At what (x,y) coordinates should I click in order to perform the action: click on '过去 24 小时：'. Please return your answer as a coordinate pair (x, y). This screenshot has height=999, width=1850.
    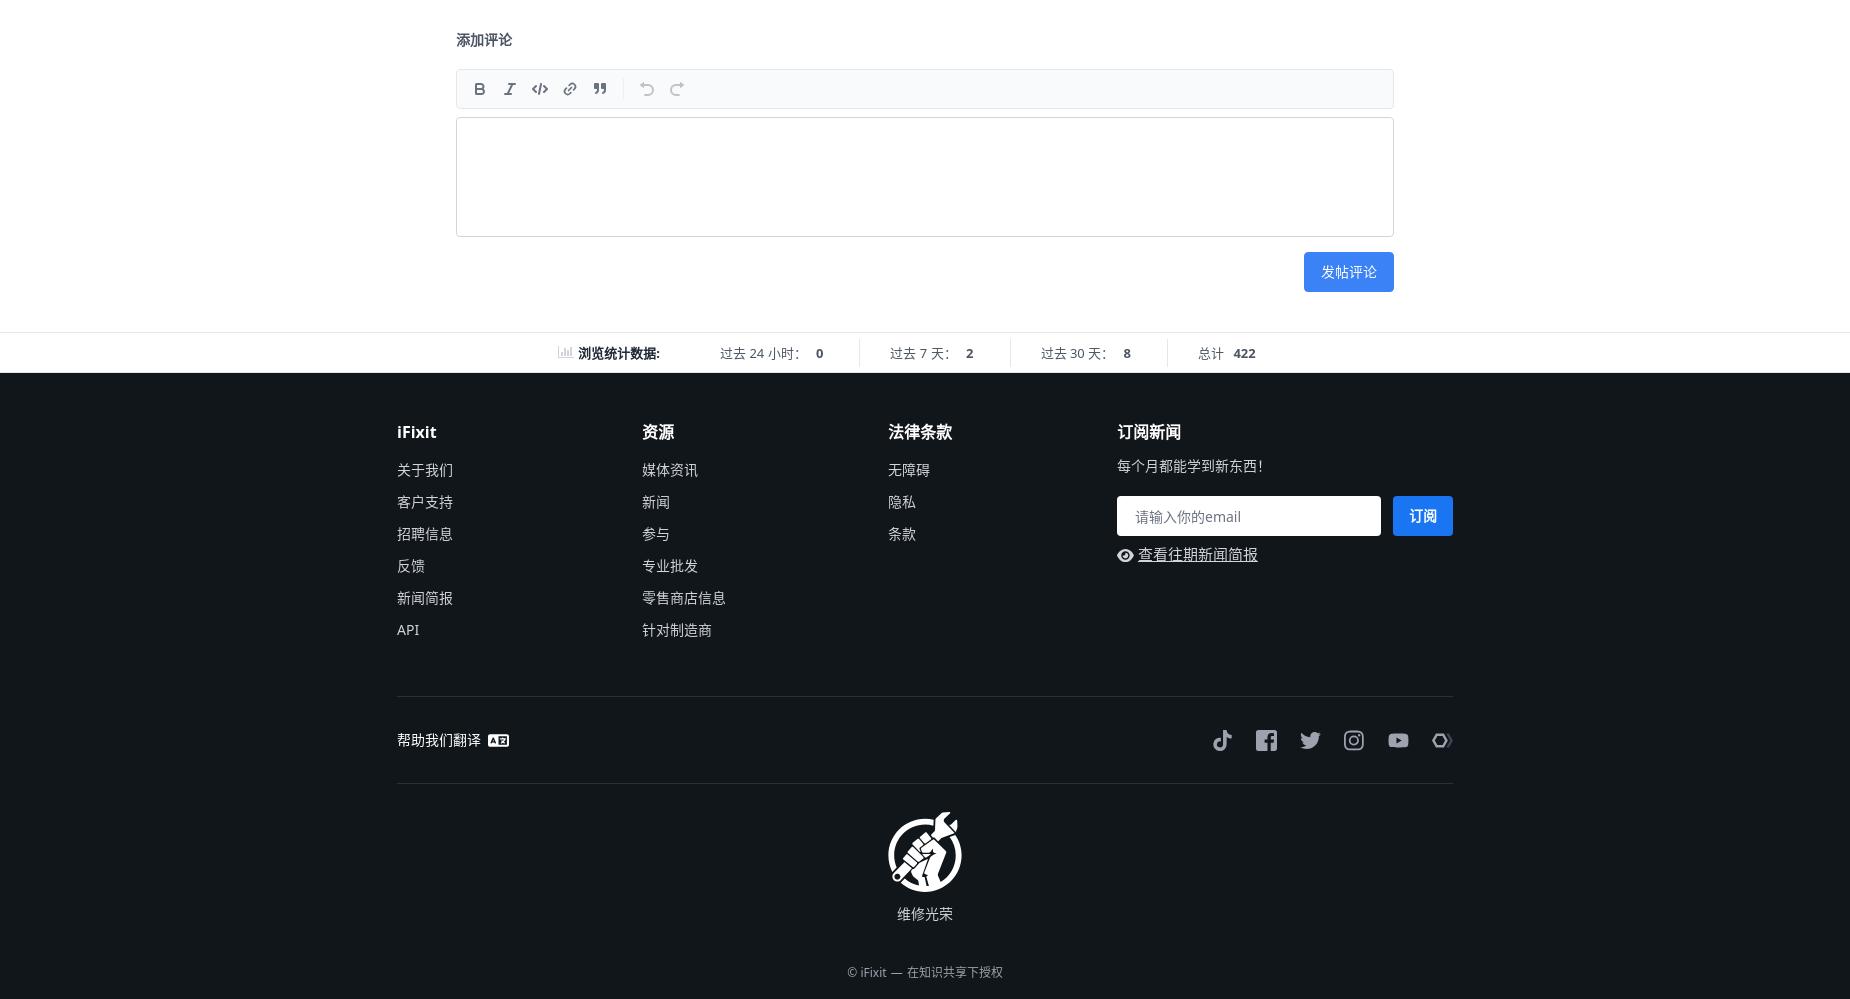
    Looking at the image, I should click on (720, 352).